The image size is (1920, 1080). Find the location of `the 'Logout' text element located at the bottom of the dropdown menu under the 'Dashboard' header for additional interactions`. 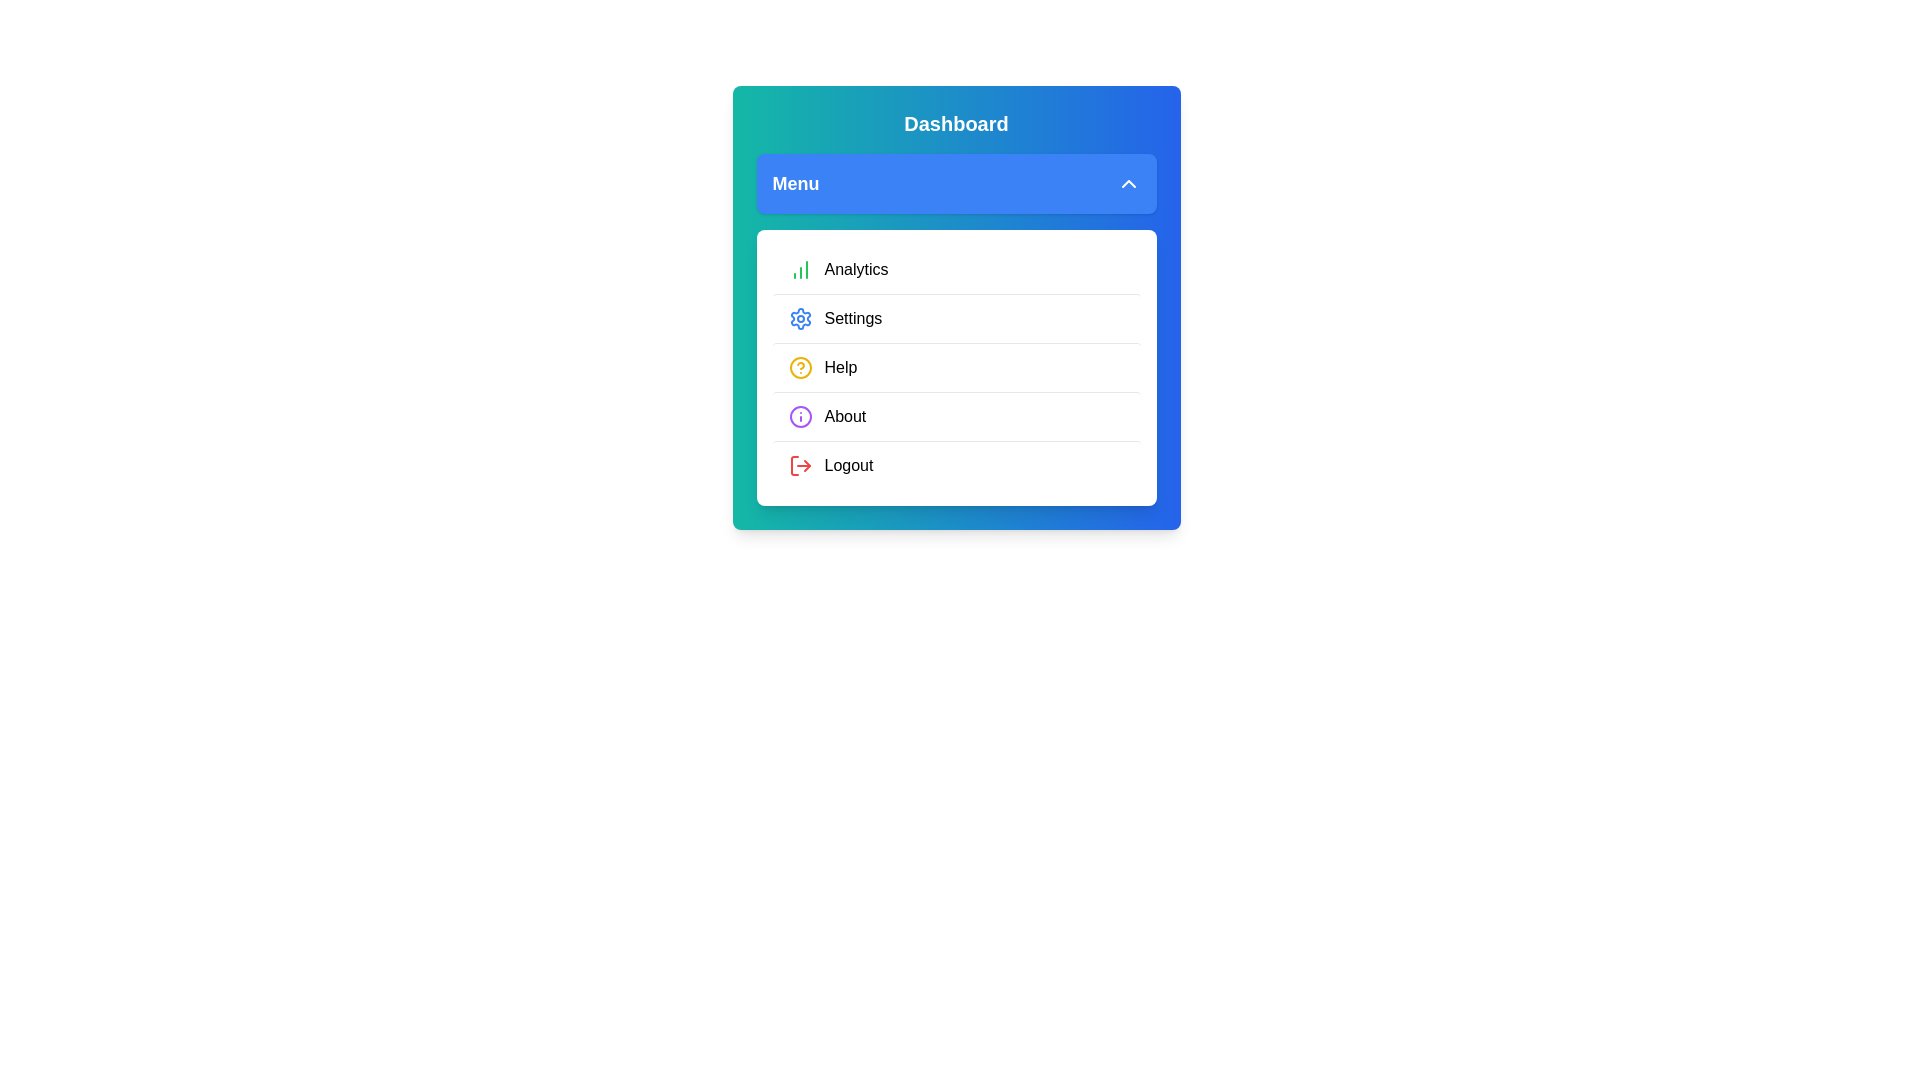

the 'Logout' text element located at the bottom of the dropdown menu under the 'Dashboard' header for additional interactions is located at coordinates (849, 466).